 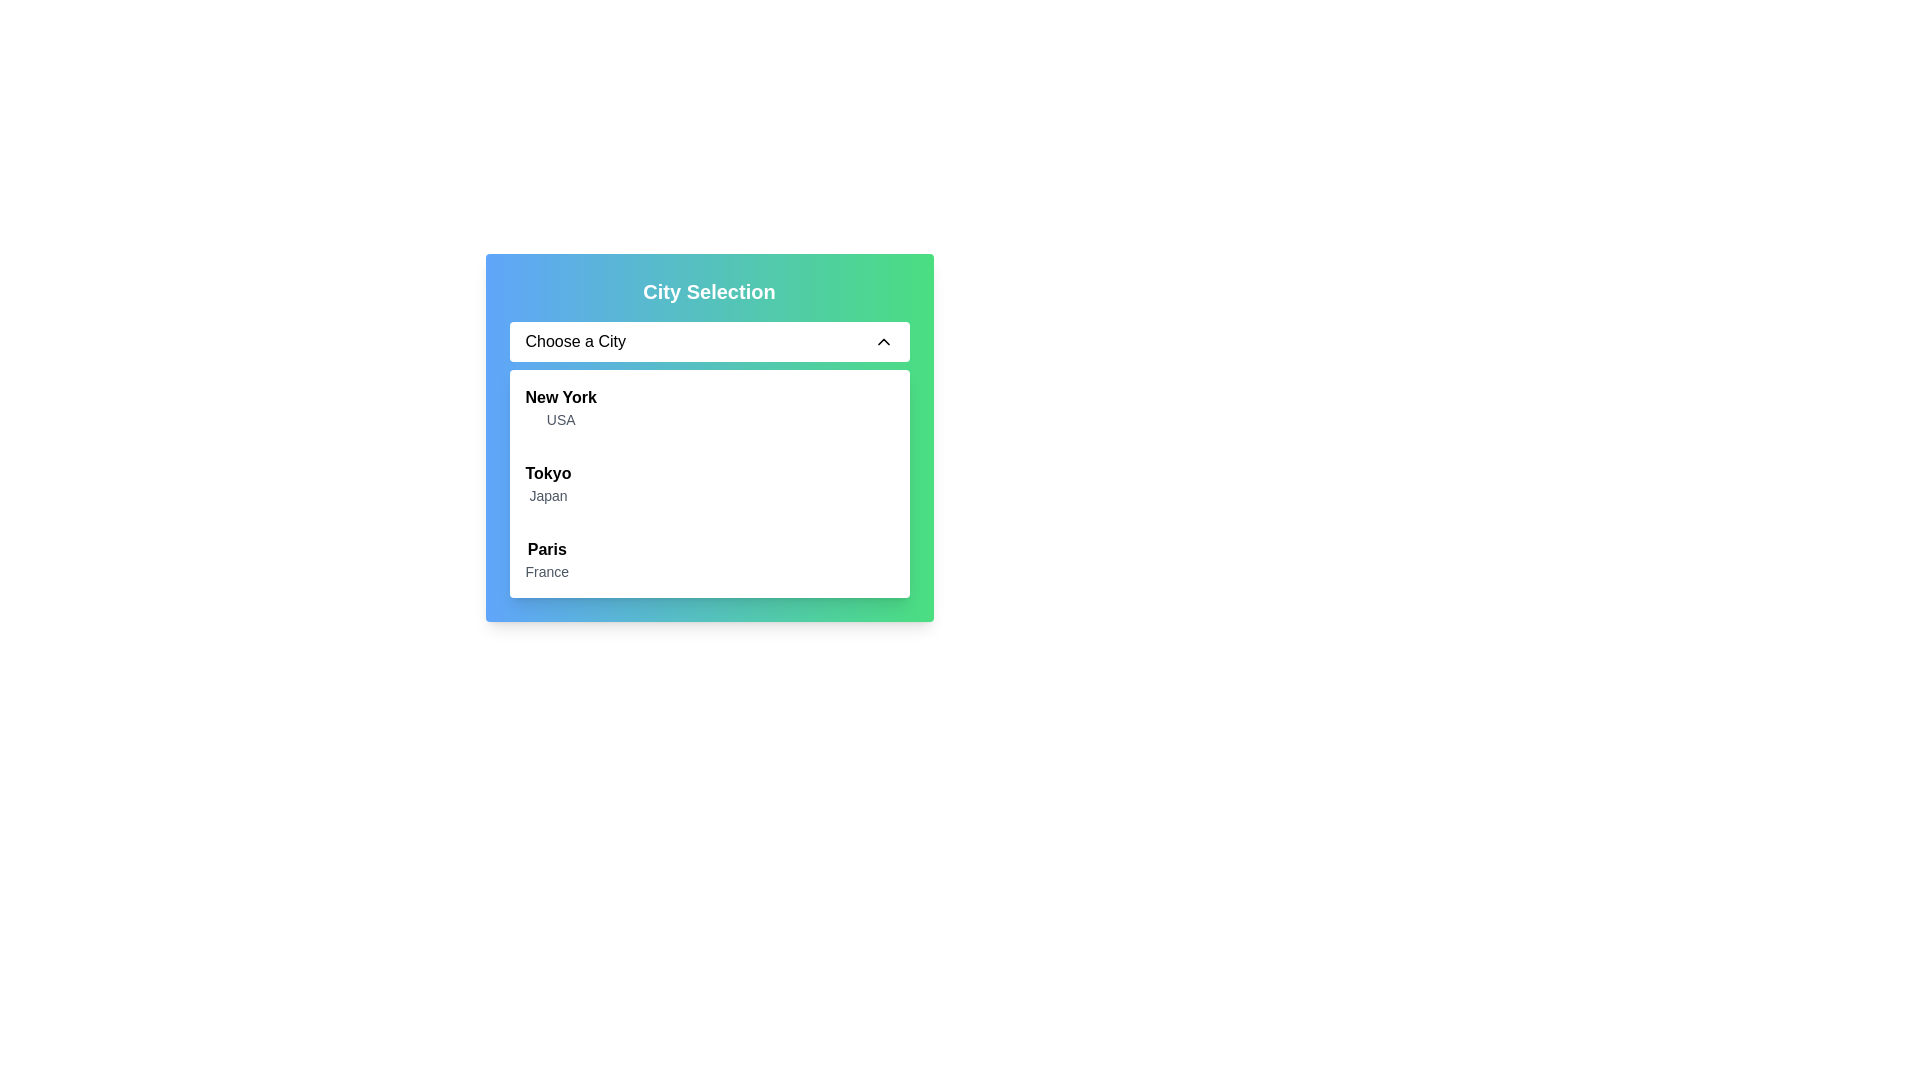 What do you see at coordinates (882, 341) in the screenshot?
I see `the upward-pointing chevron icon` at bounding box center [882, 341].